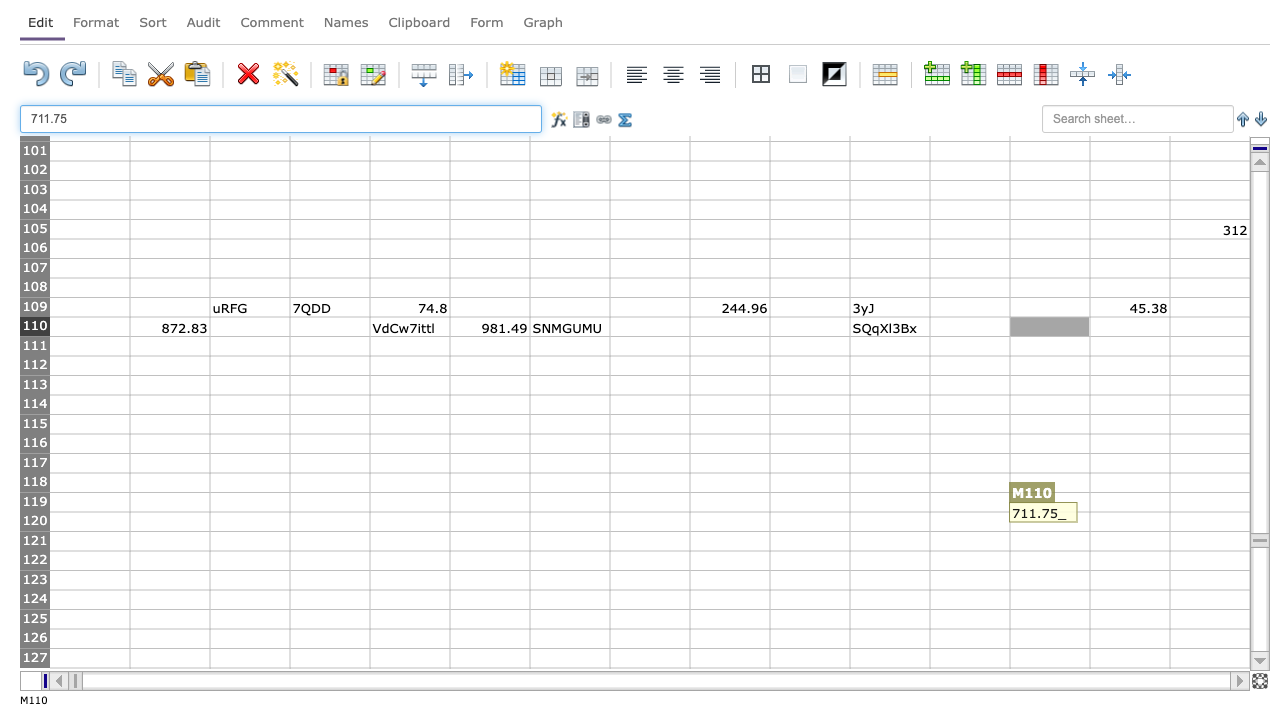 Image resolution: width=1280 pixels, height=720 pixels. What do you see at coordinates (1129, 520) in the screenshot?
I see `Col: N, Row: 120` at bounding box center [1129, 520].